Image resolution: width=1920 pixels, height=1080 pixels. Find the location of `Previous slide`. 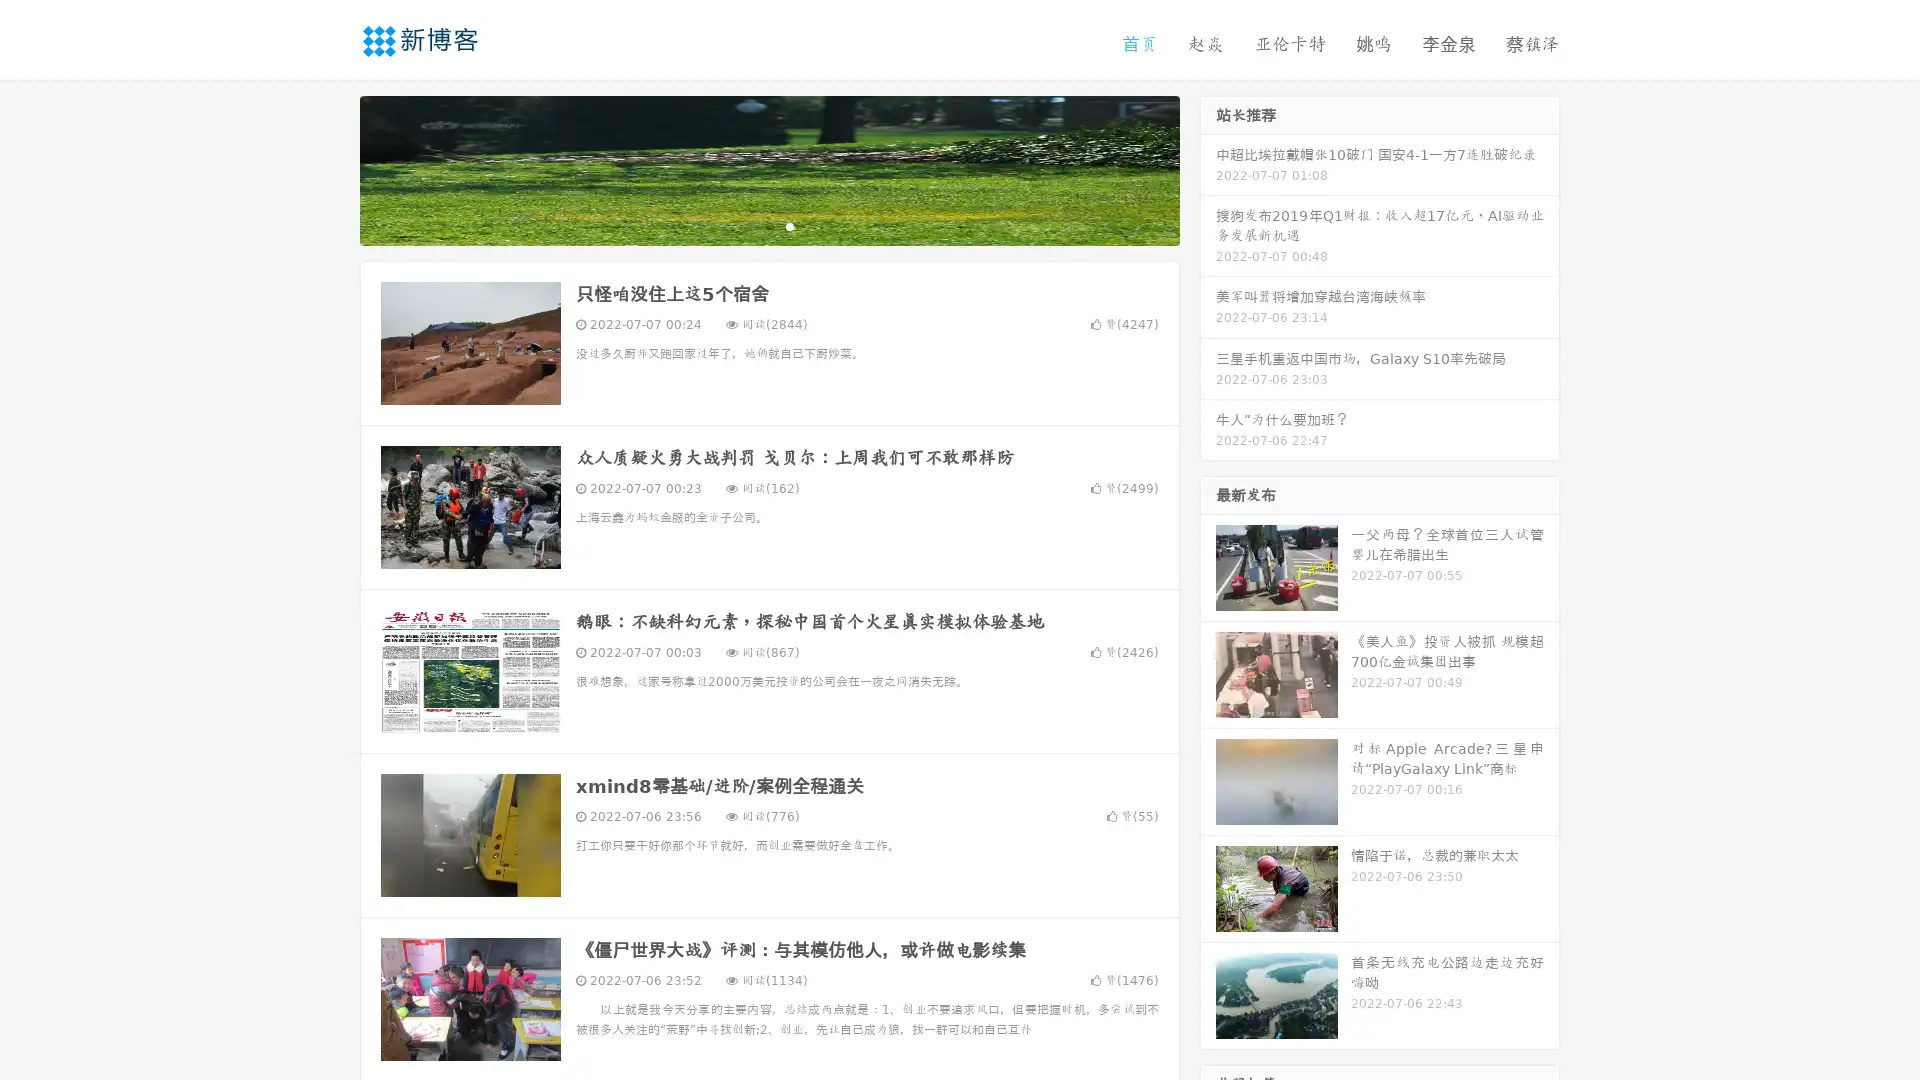

Previous slide is located at coordinates (330, 168).